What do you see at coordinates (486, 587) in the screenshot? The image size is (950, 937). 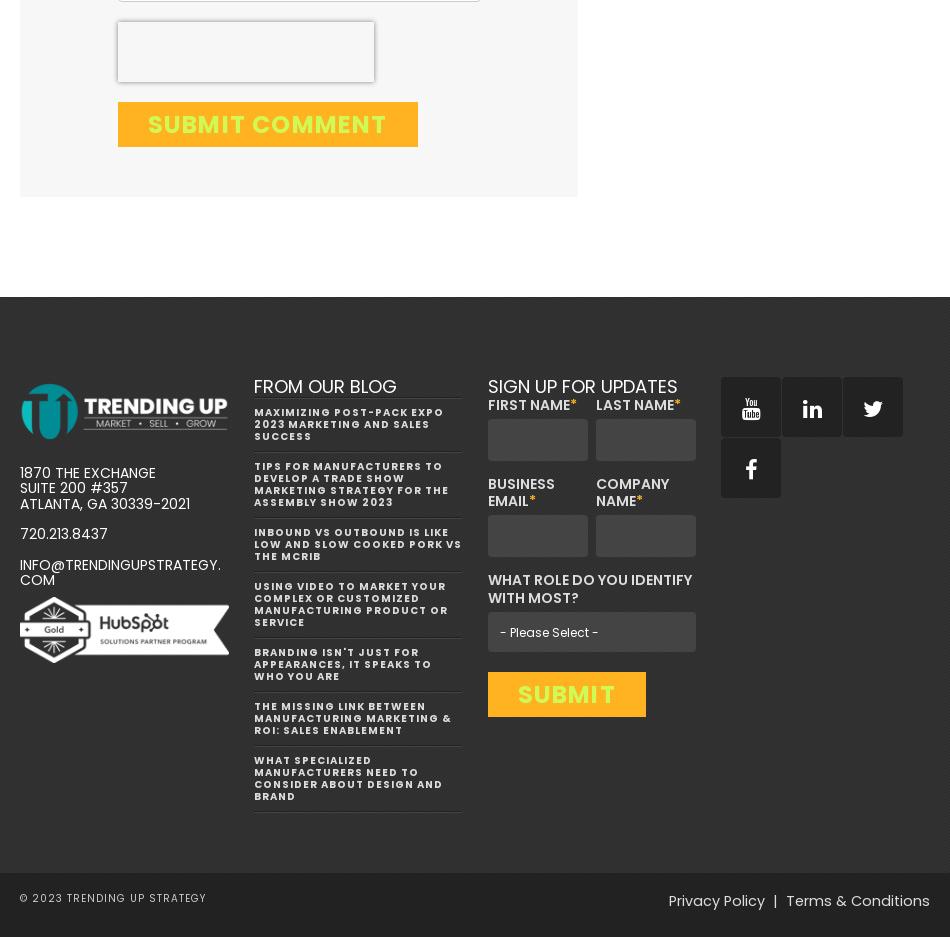 I see `'WHAT ROLE DO YOU IDENTIFY WITH MOST?'` at bounding box center [486, 587].